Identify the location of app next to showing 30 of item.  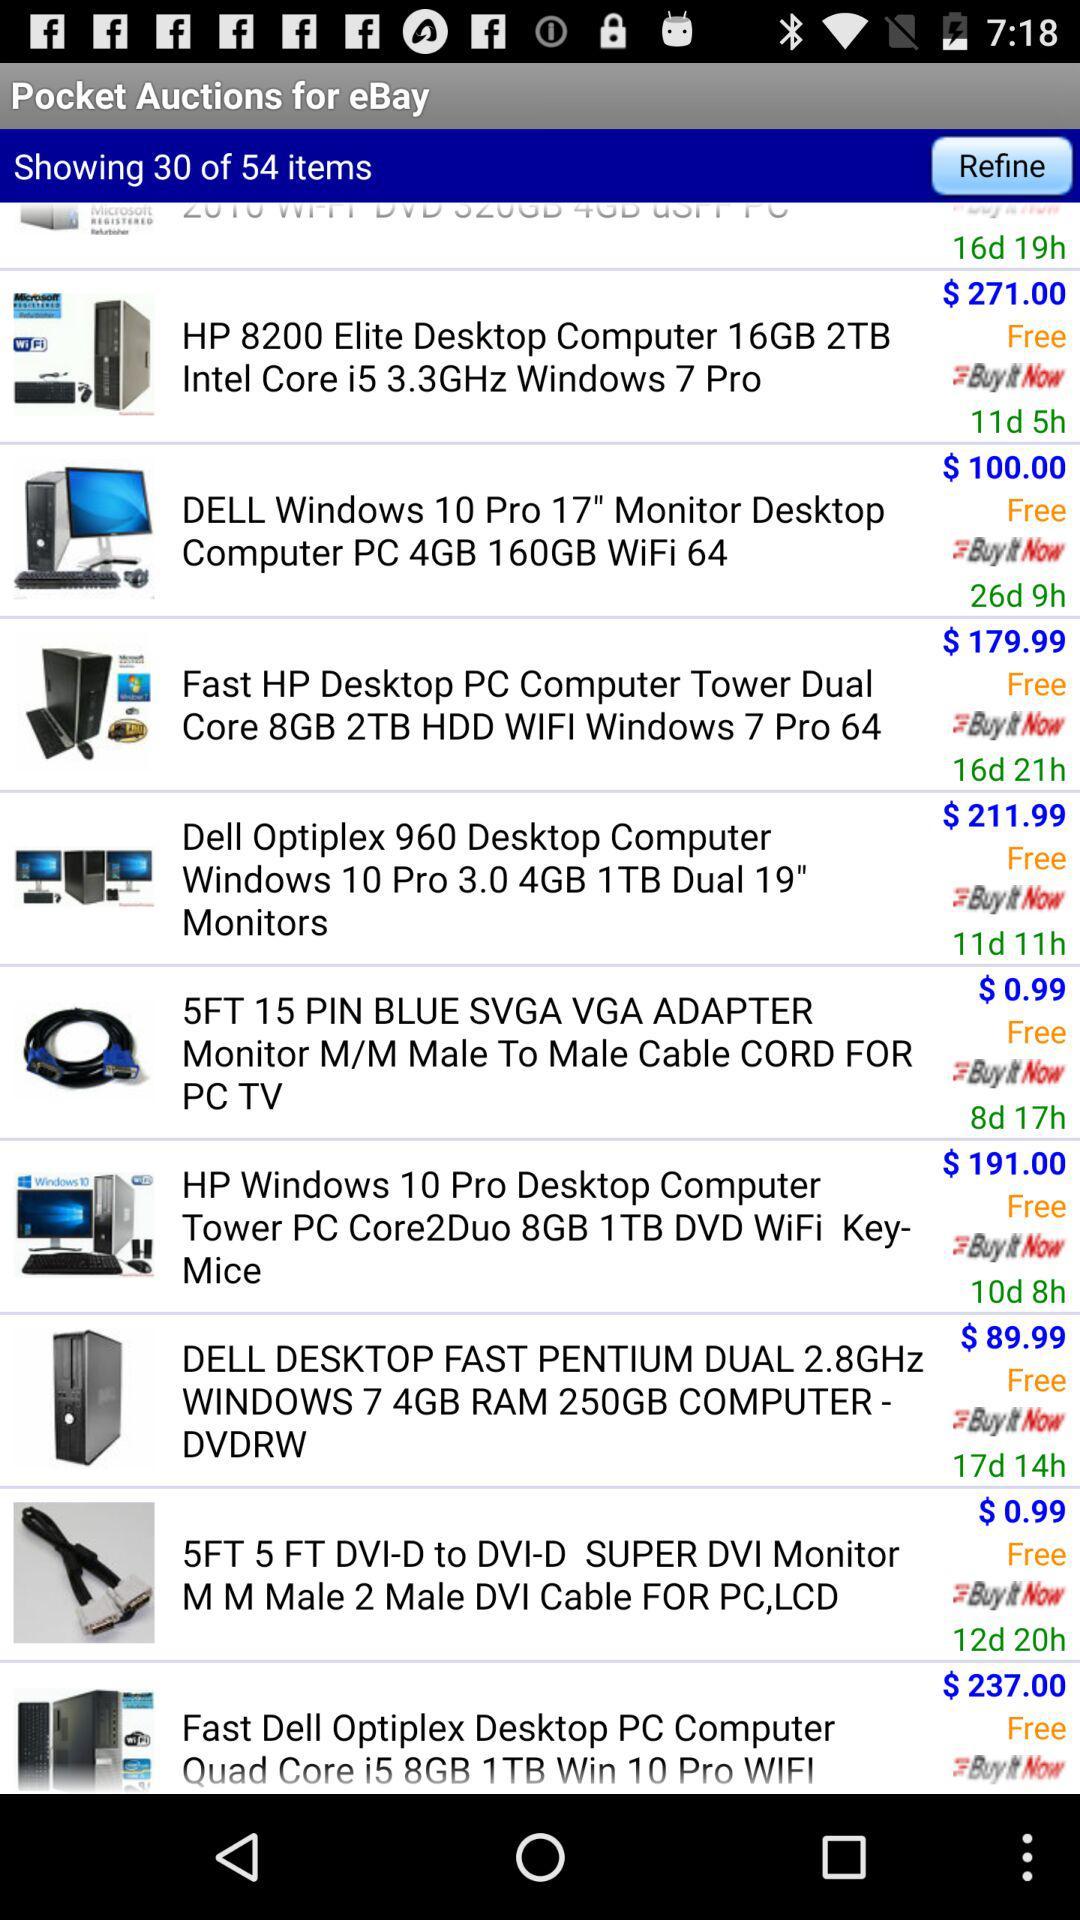
(1002, 165).